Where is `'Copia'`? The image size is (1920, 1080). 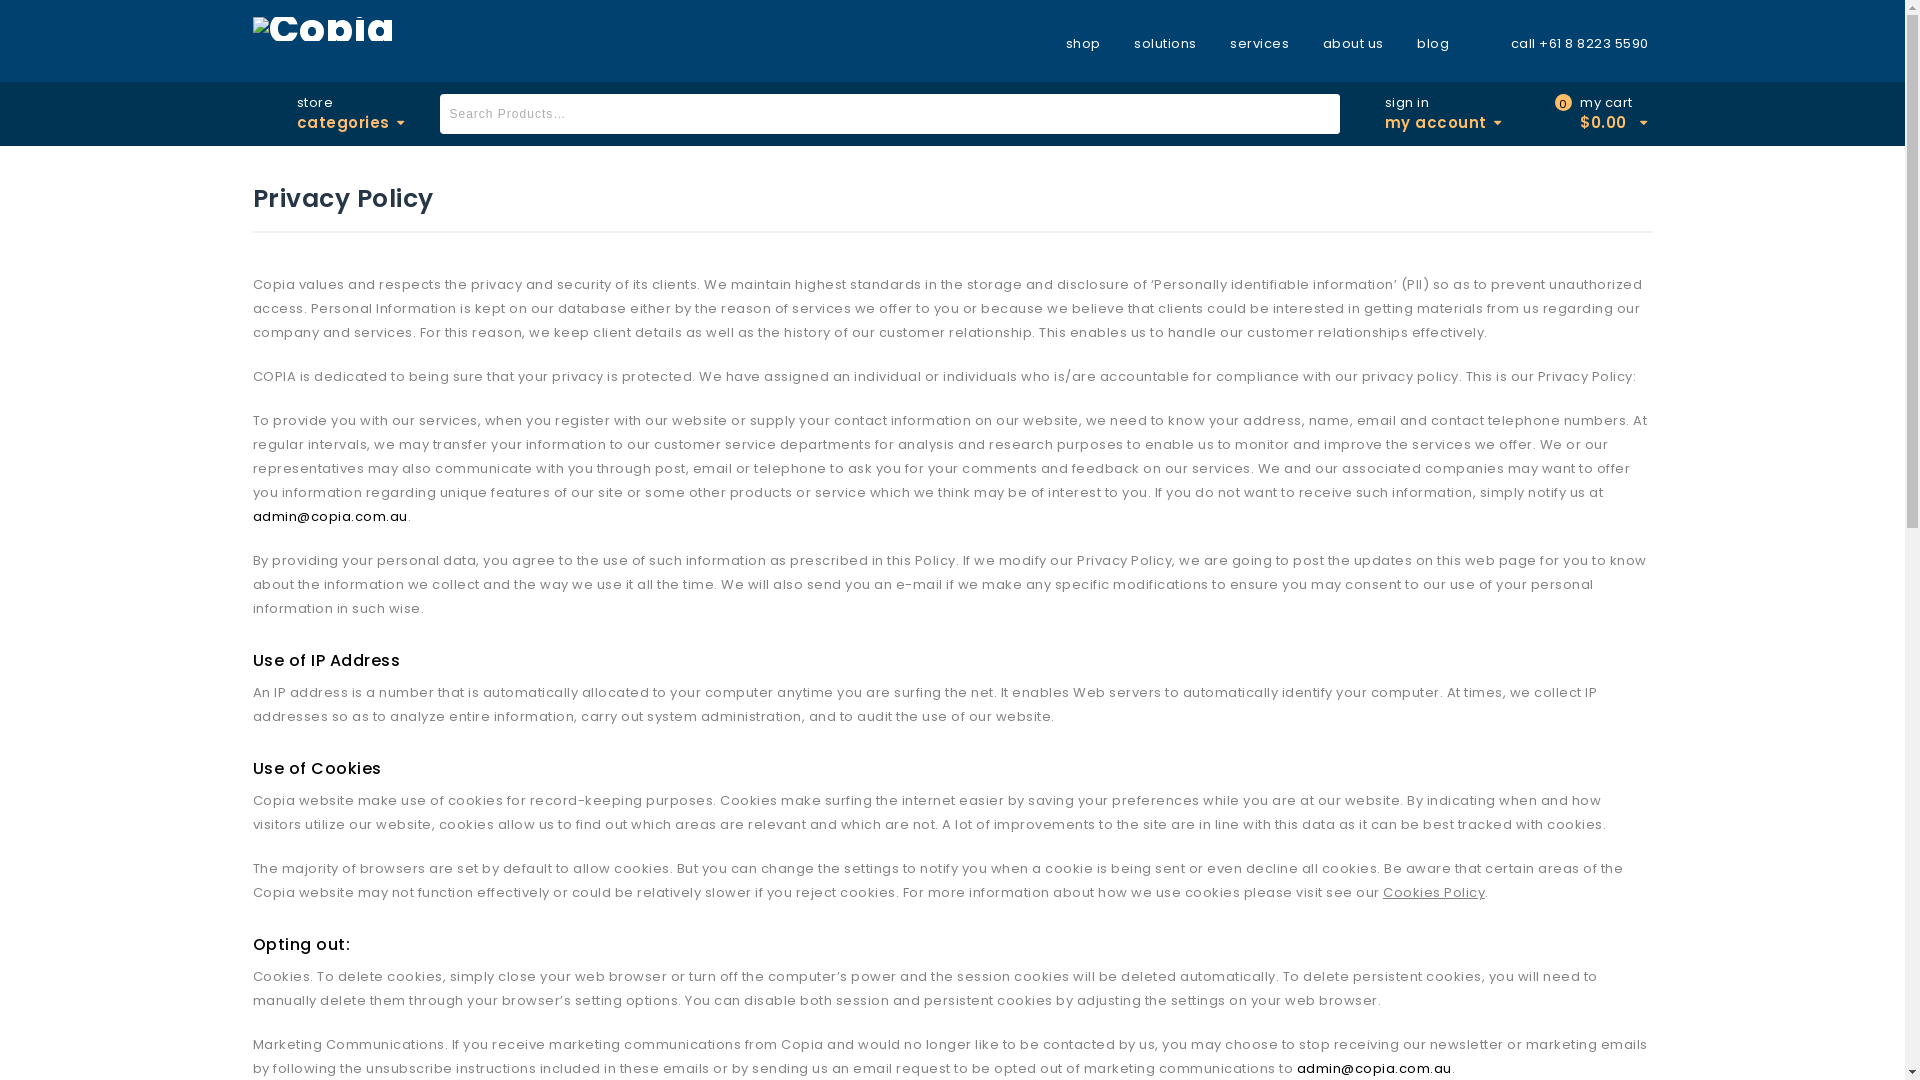 'Copia' is located at coordinates (322, 27).